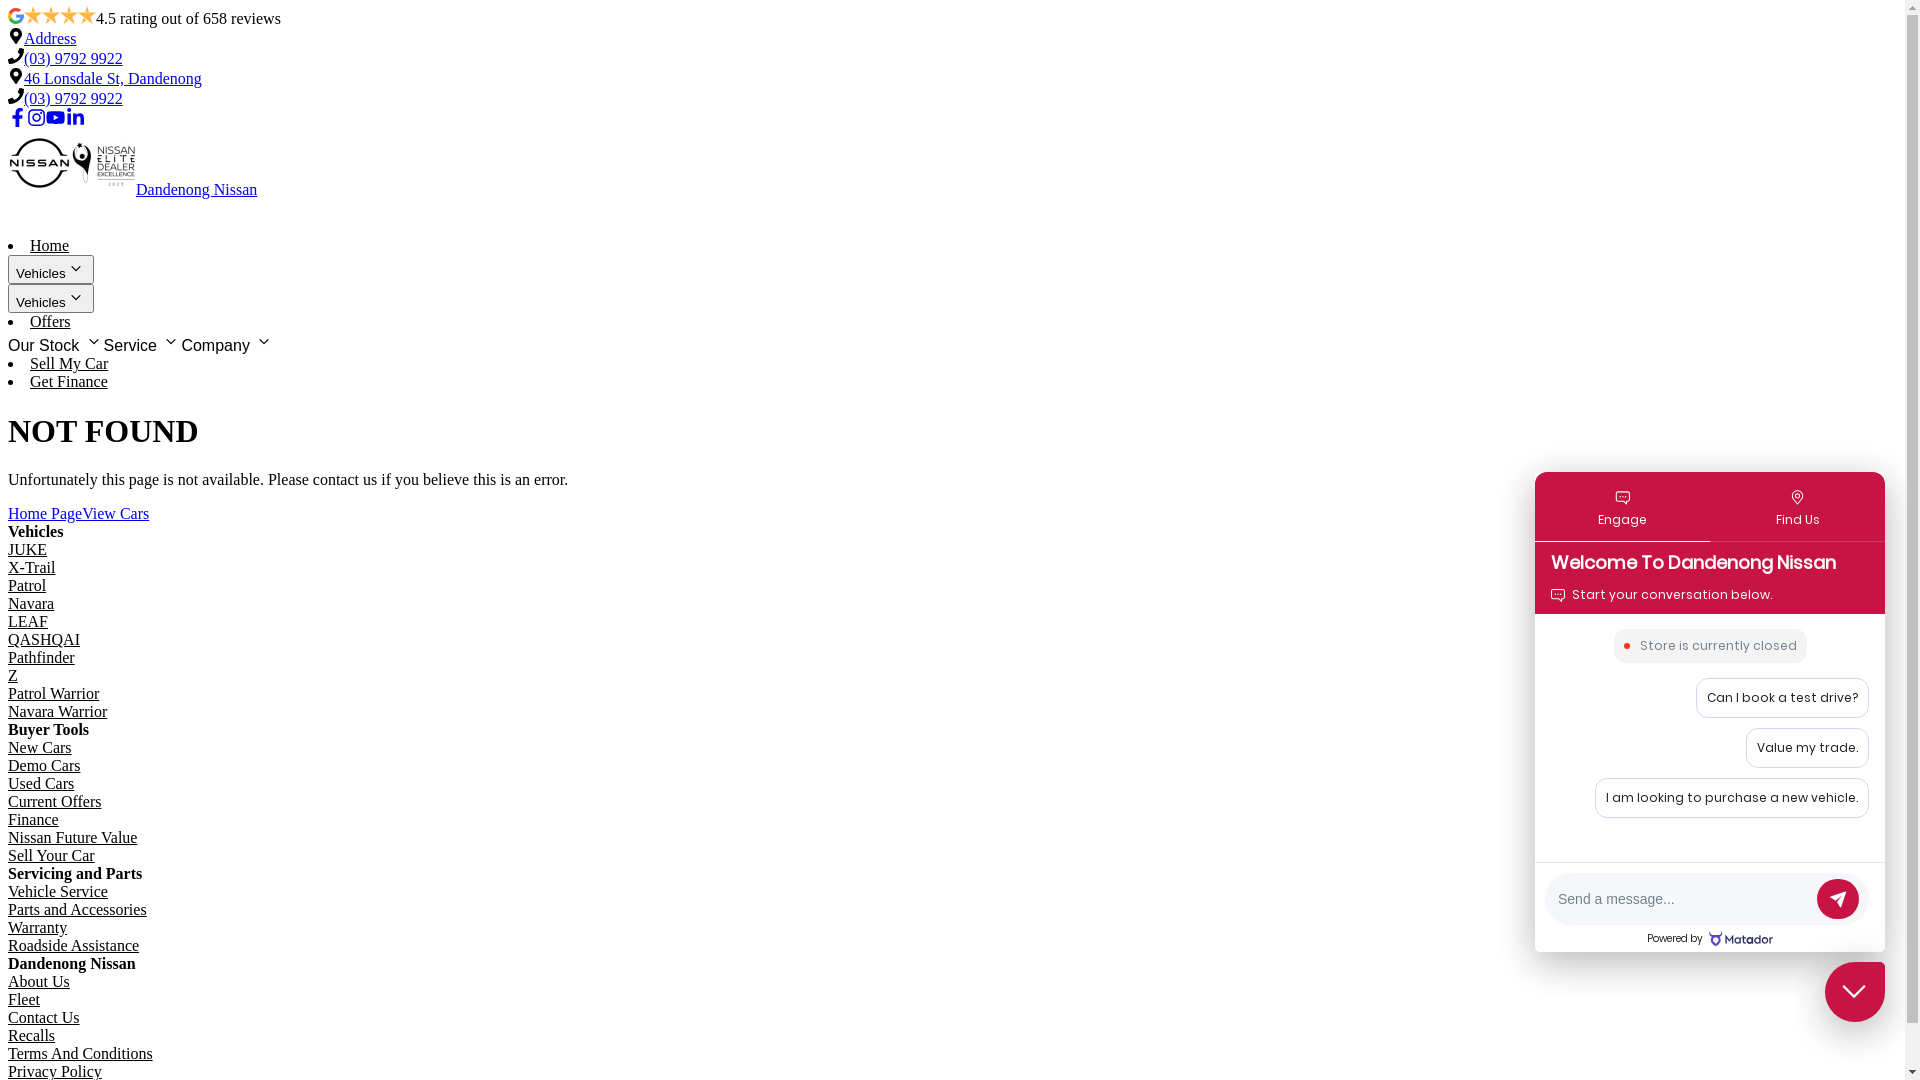  Describe the element at coordinates (8, 620) in the screenshot. I see `'LEAF'` at that location.